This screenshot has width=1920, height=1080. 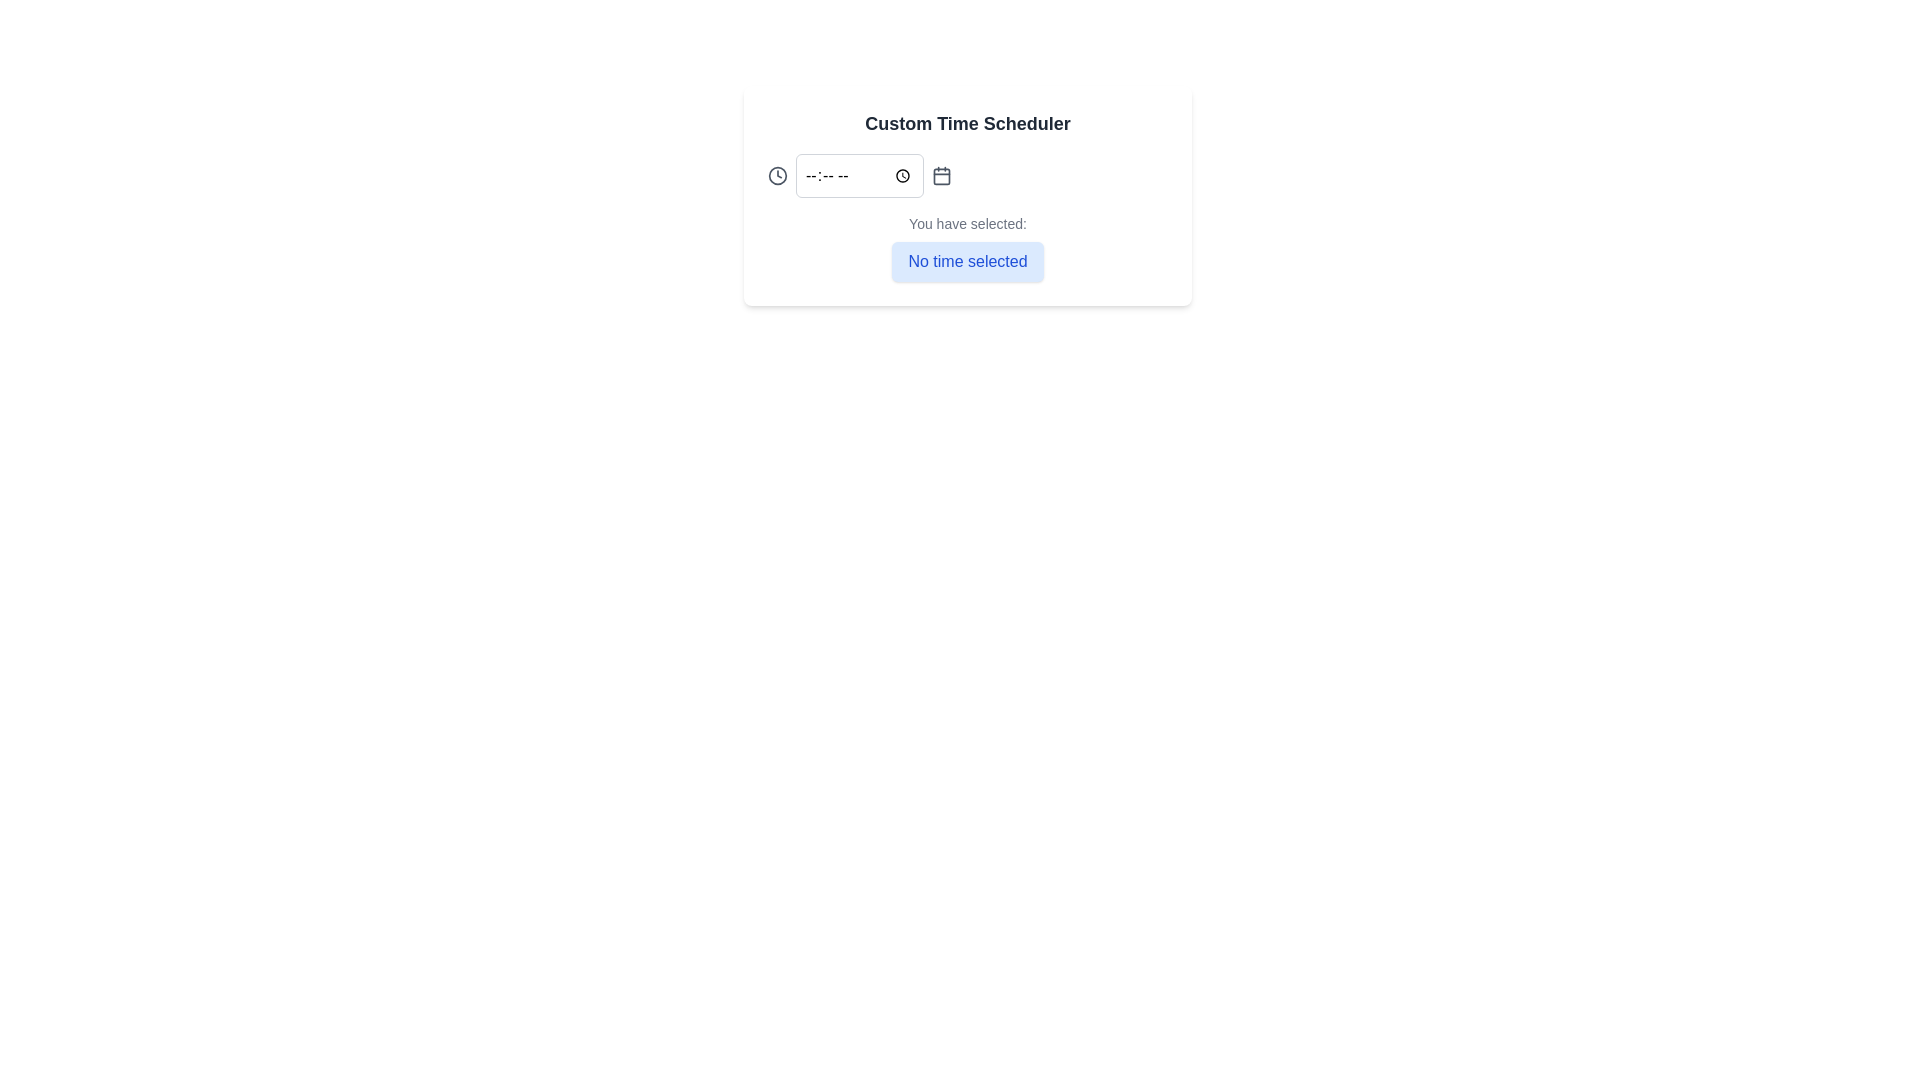 What do you see at coordinates (859, 175) in the screenshot?
I see `the time input field` at bounding box center [859, 175].